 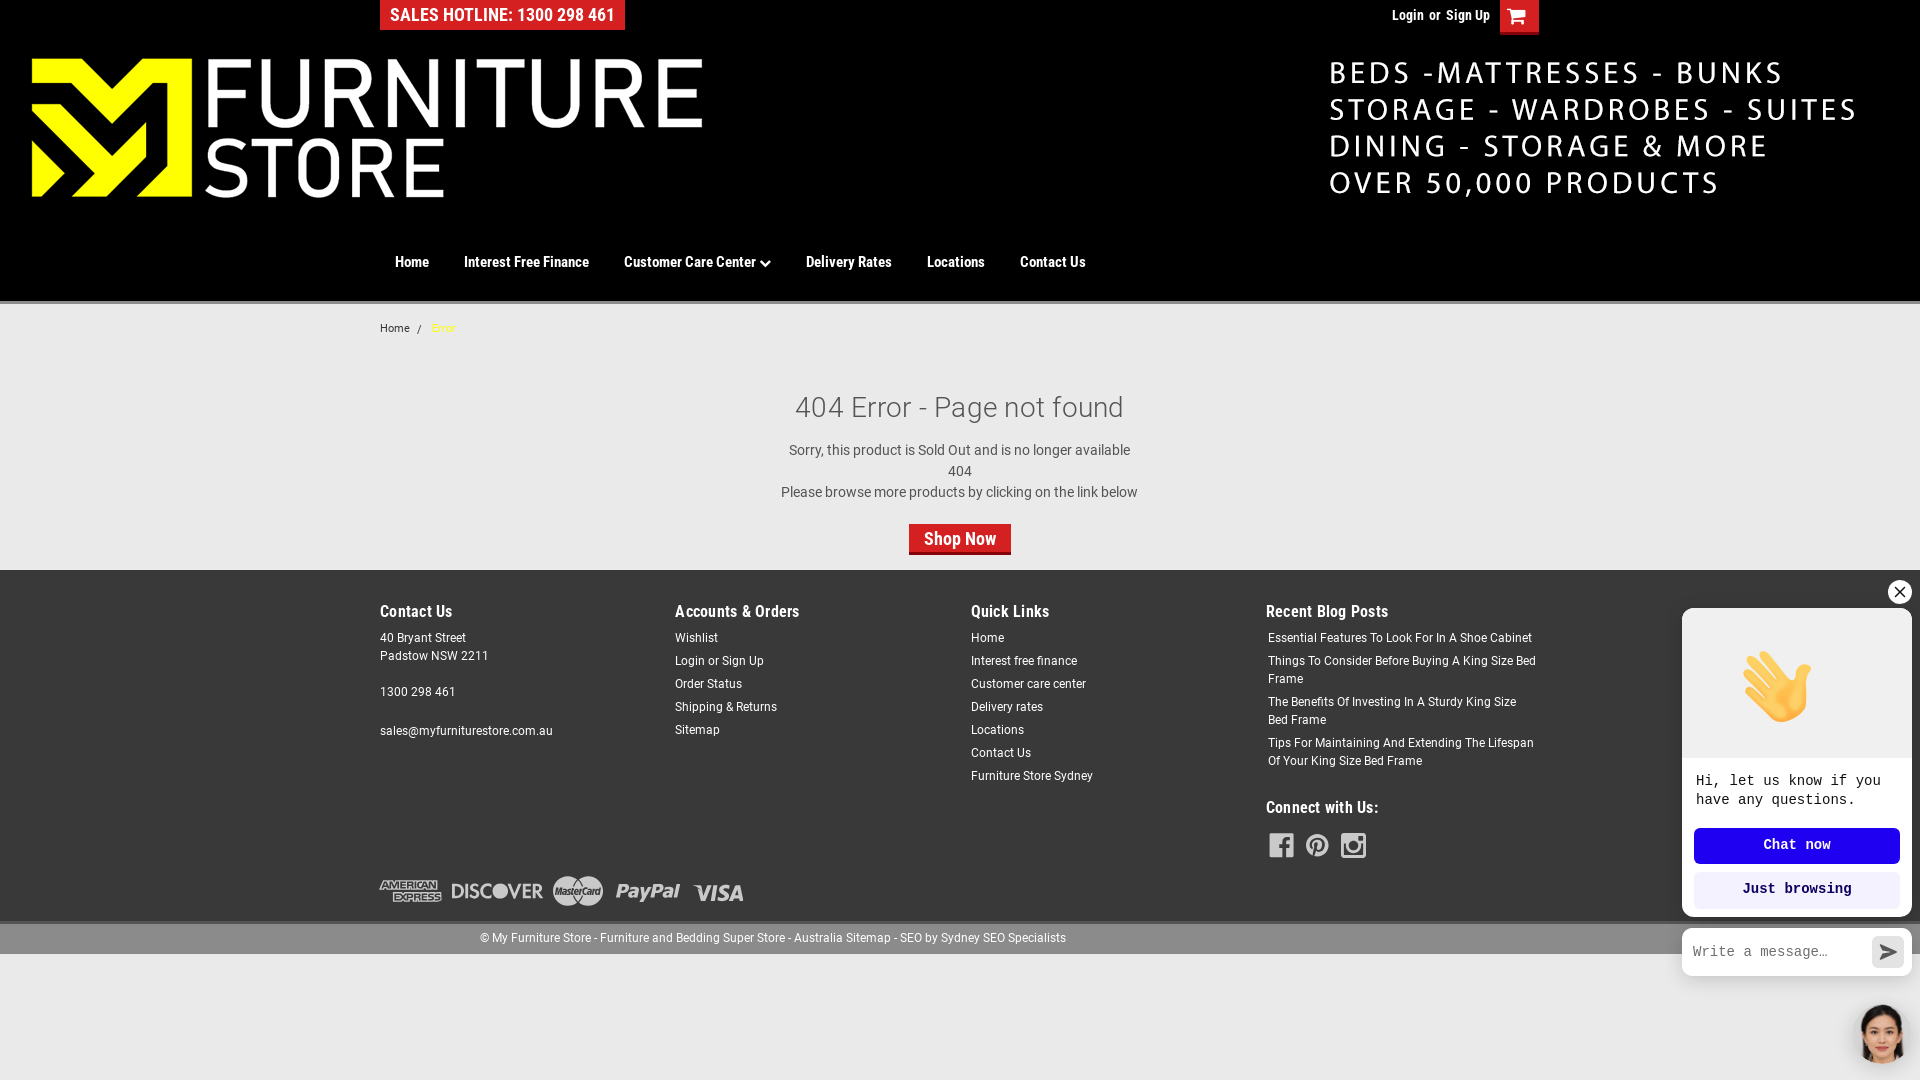 What do you see at coordinates (379, 690) in the screenshot?
I see `'1300 298 461'` at bounding box center [379, 690].